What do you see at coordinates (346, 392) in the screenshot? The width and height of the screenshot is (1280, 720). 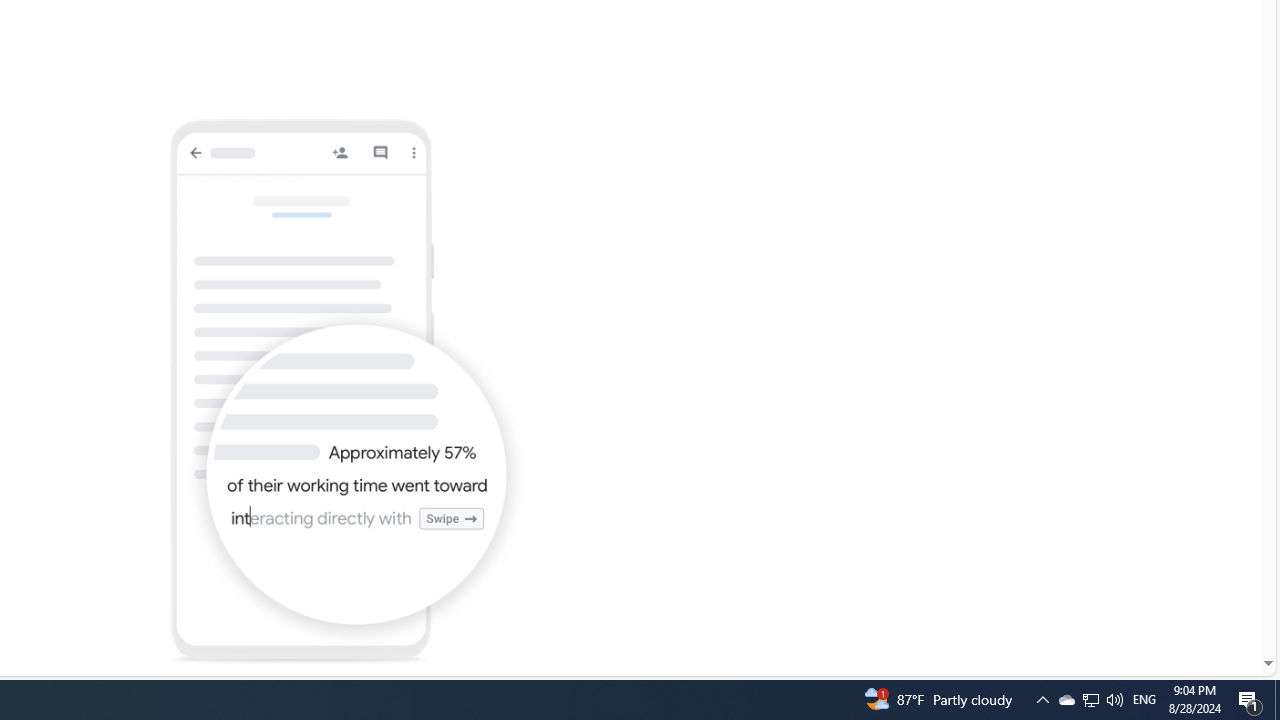 I see `'Docs write faster'` at bounding box center [346, 392].